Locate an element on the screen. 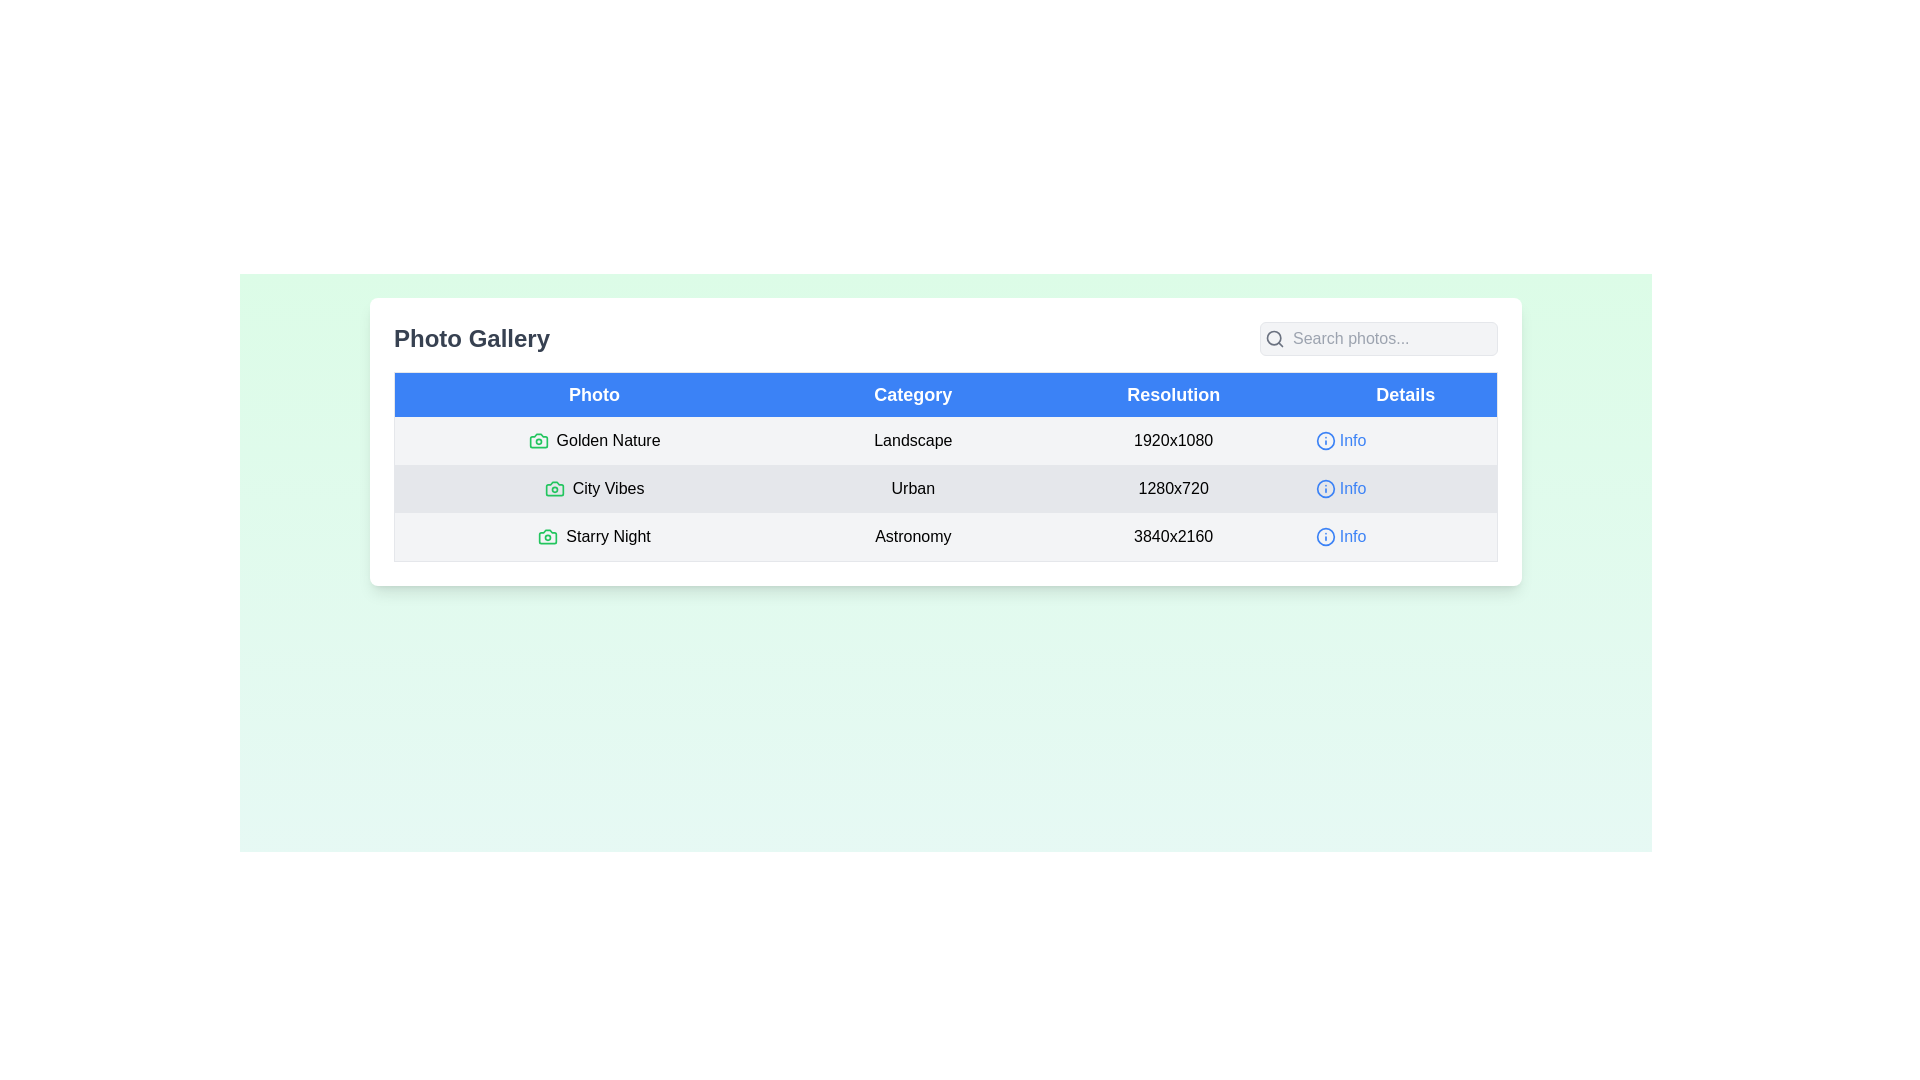 This screenshot has height=1080, width=1920. the first camera icon with a green outline located to the left of the text 'Golden Nature' in the 'Photo' column is located at coordinates (538, 439).